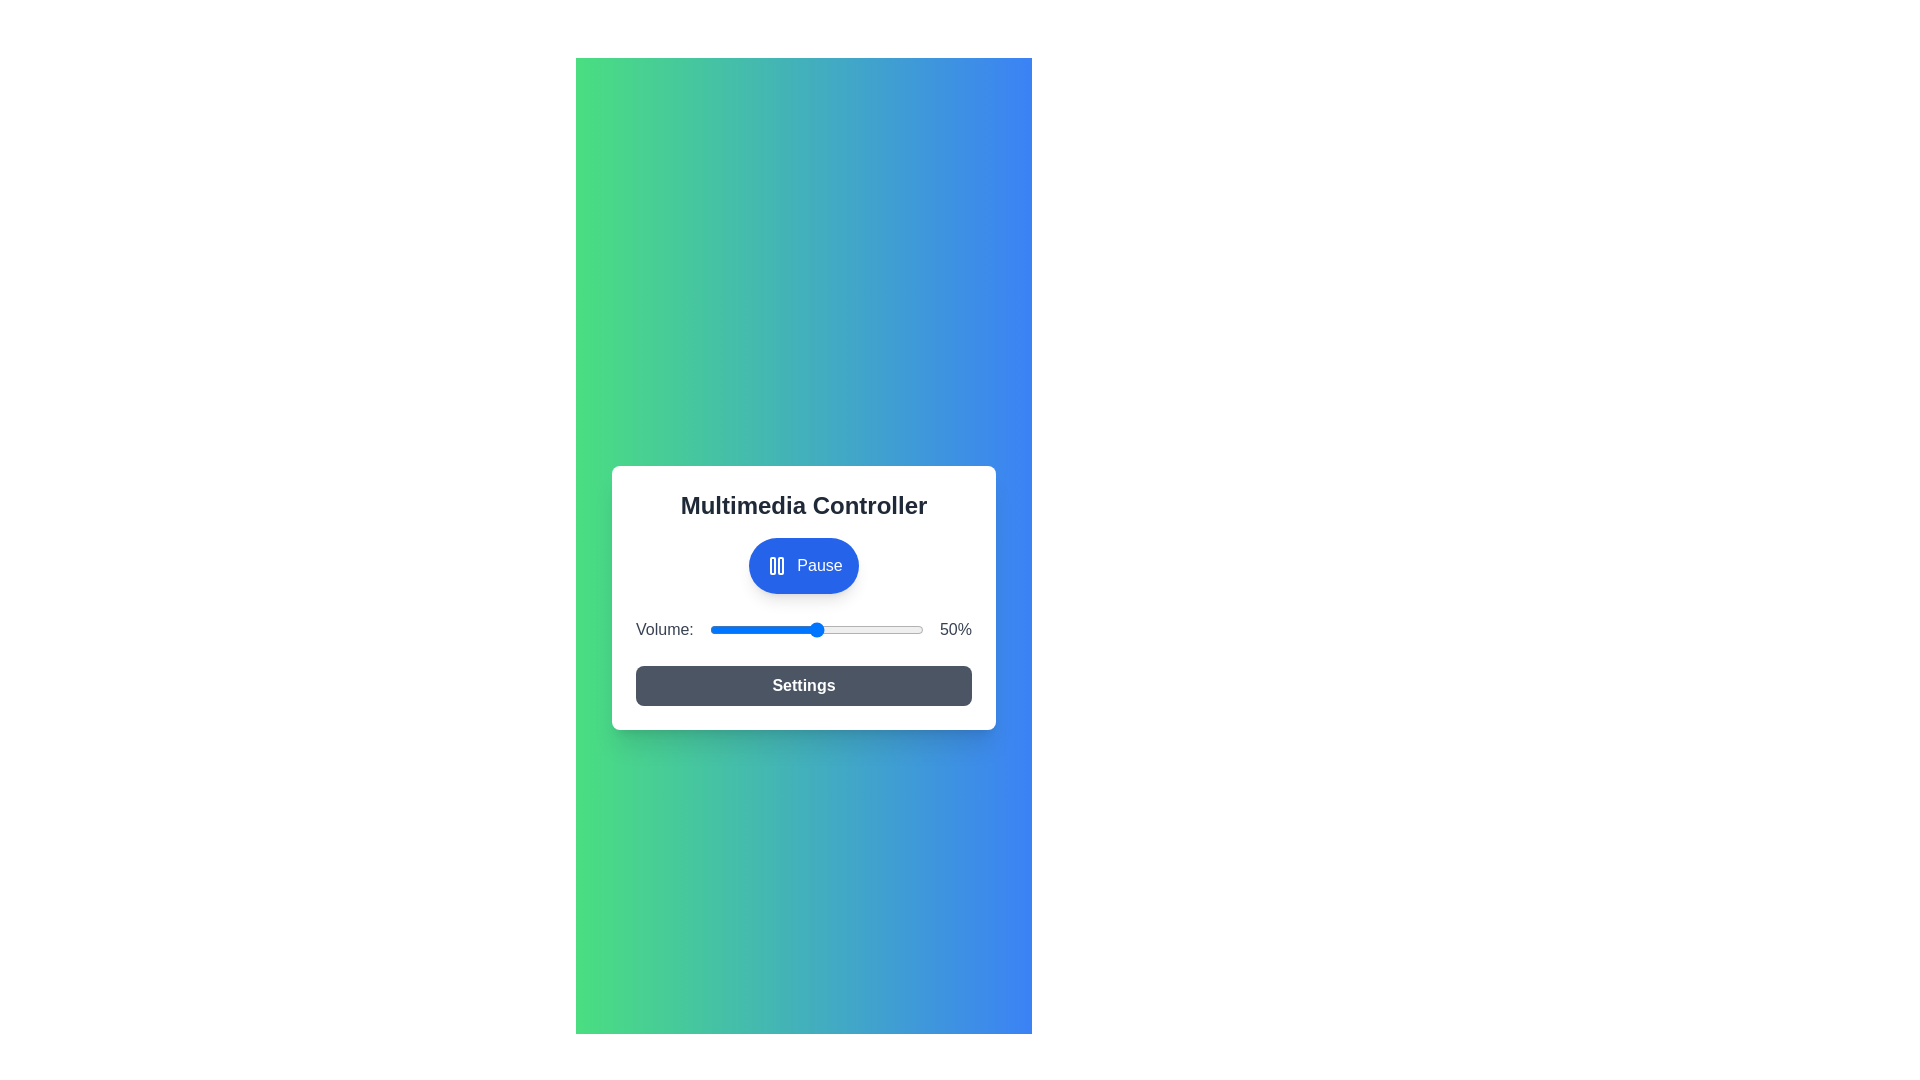  What do you see at coordinates (829, 628) in the screenshot?
I see `the volume` at bounding box center [829, 628].